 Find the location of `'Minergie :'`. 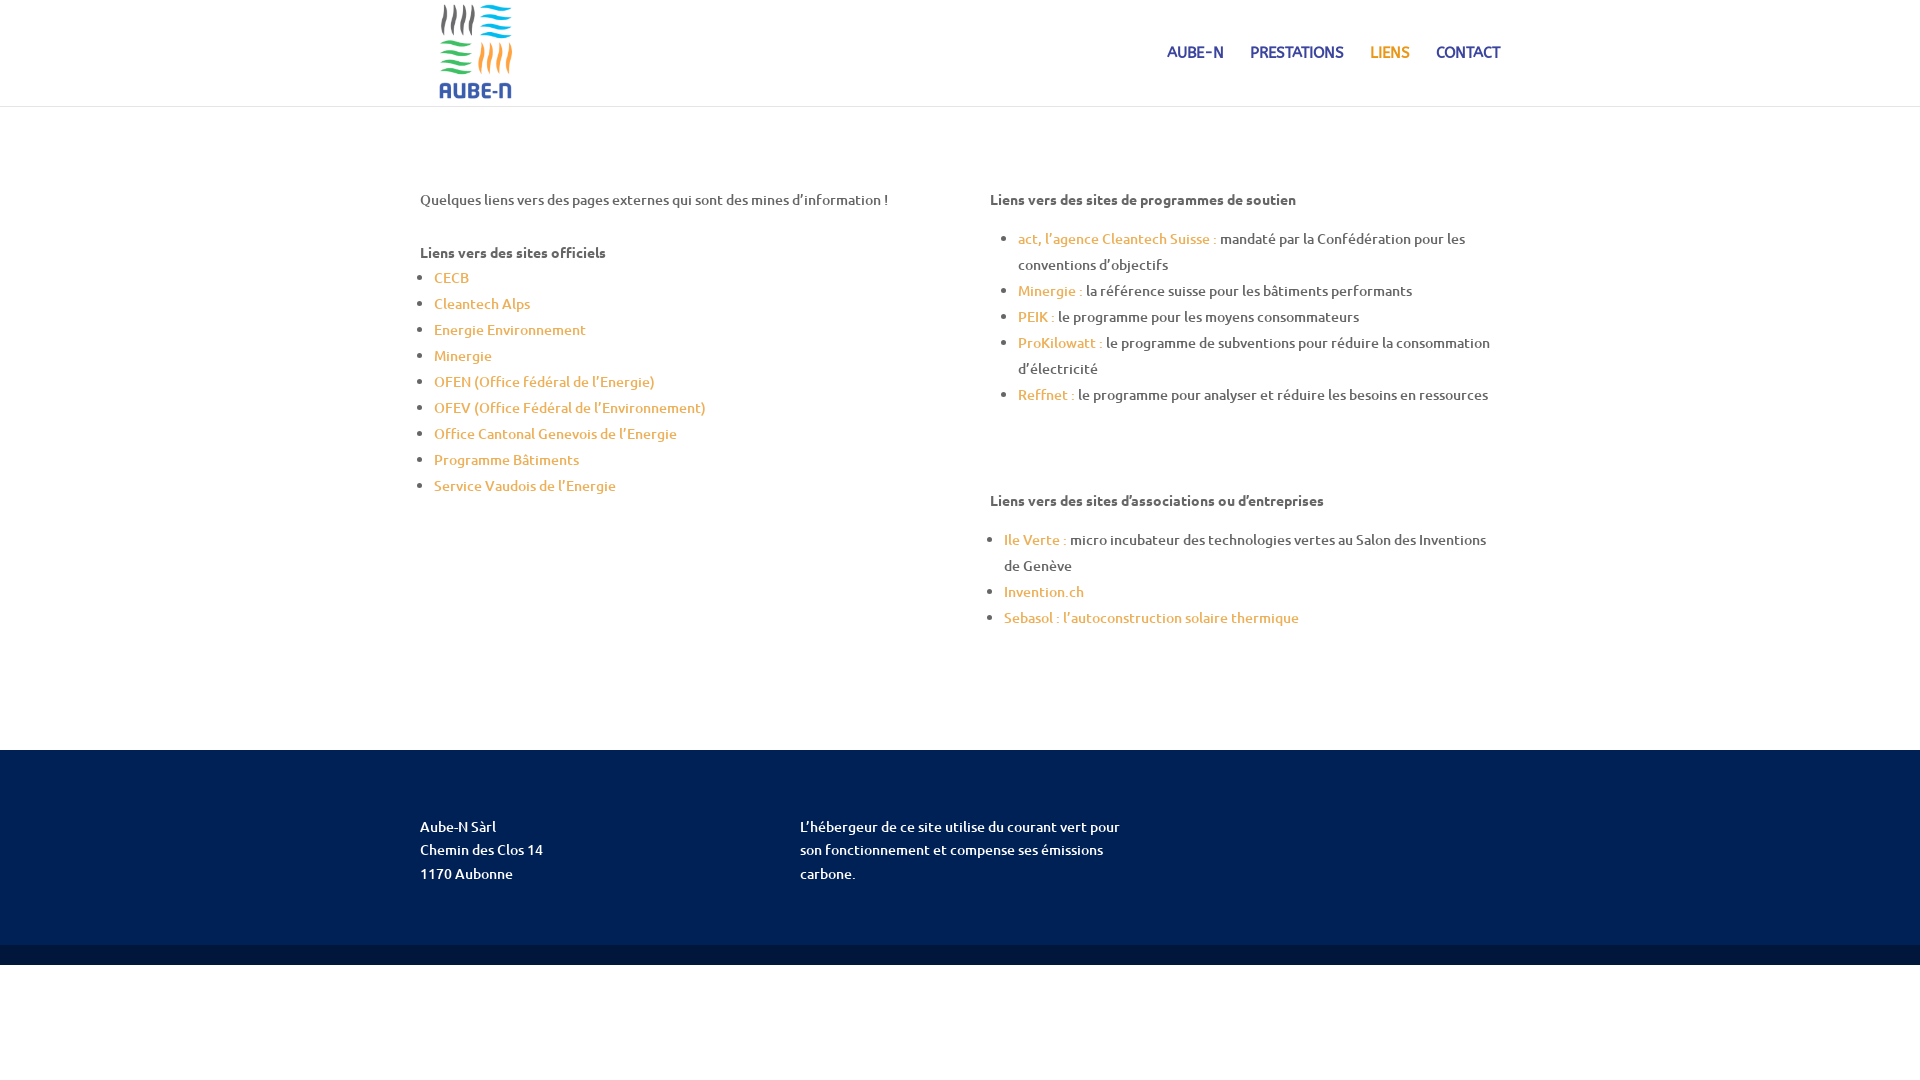

'Minergie :' is located at coordinates (1050, 290).